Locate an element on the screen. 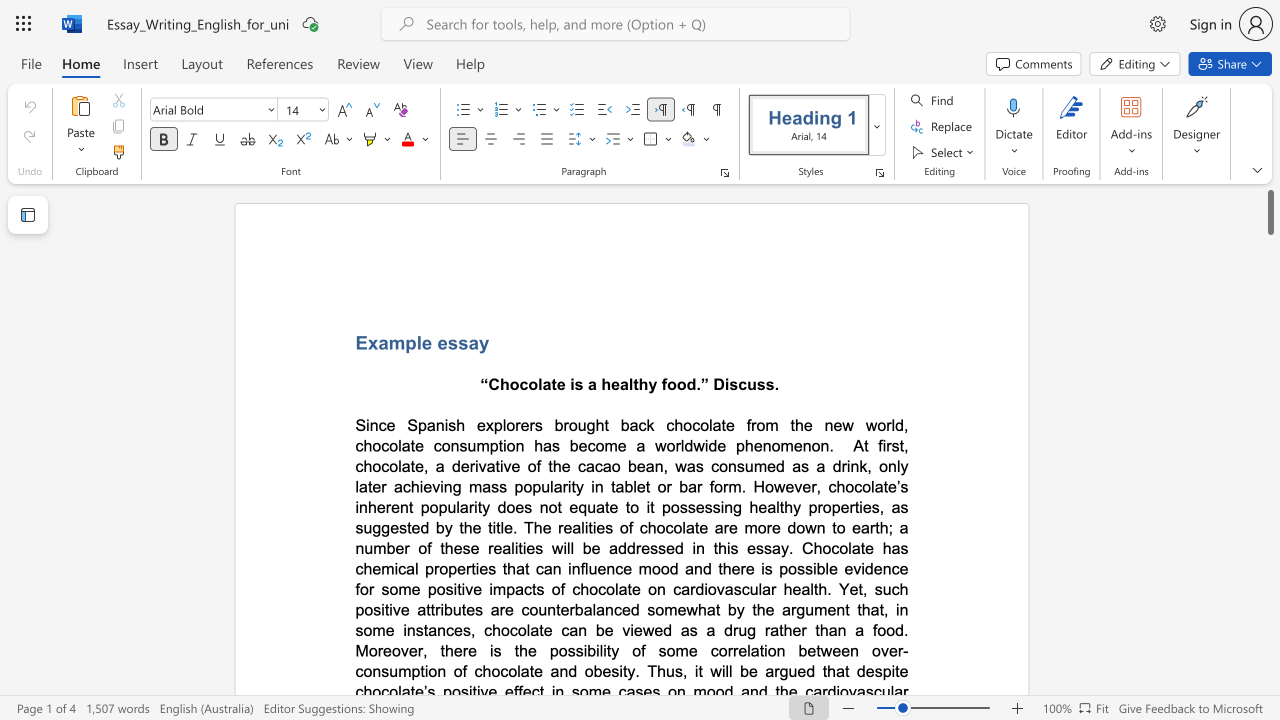  the scrollbar to scroll downward is located at coordinates (1269, 248).